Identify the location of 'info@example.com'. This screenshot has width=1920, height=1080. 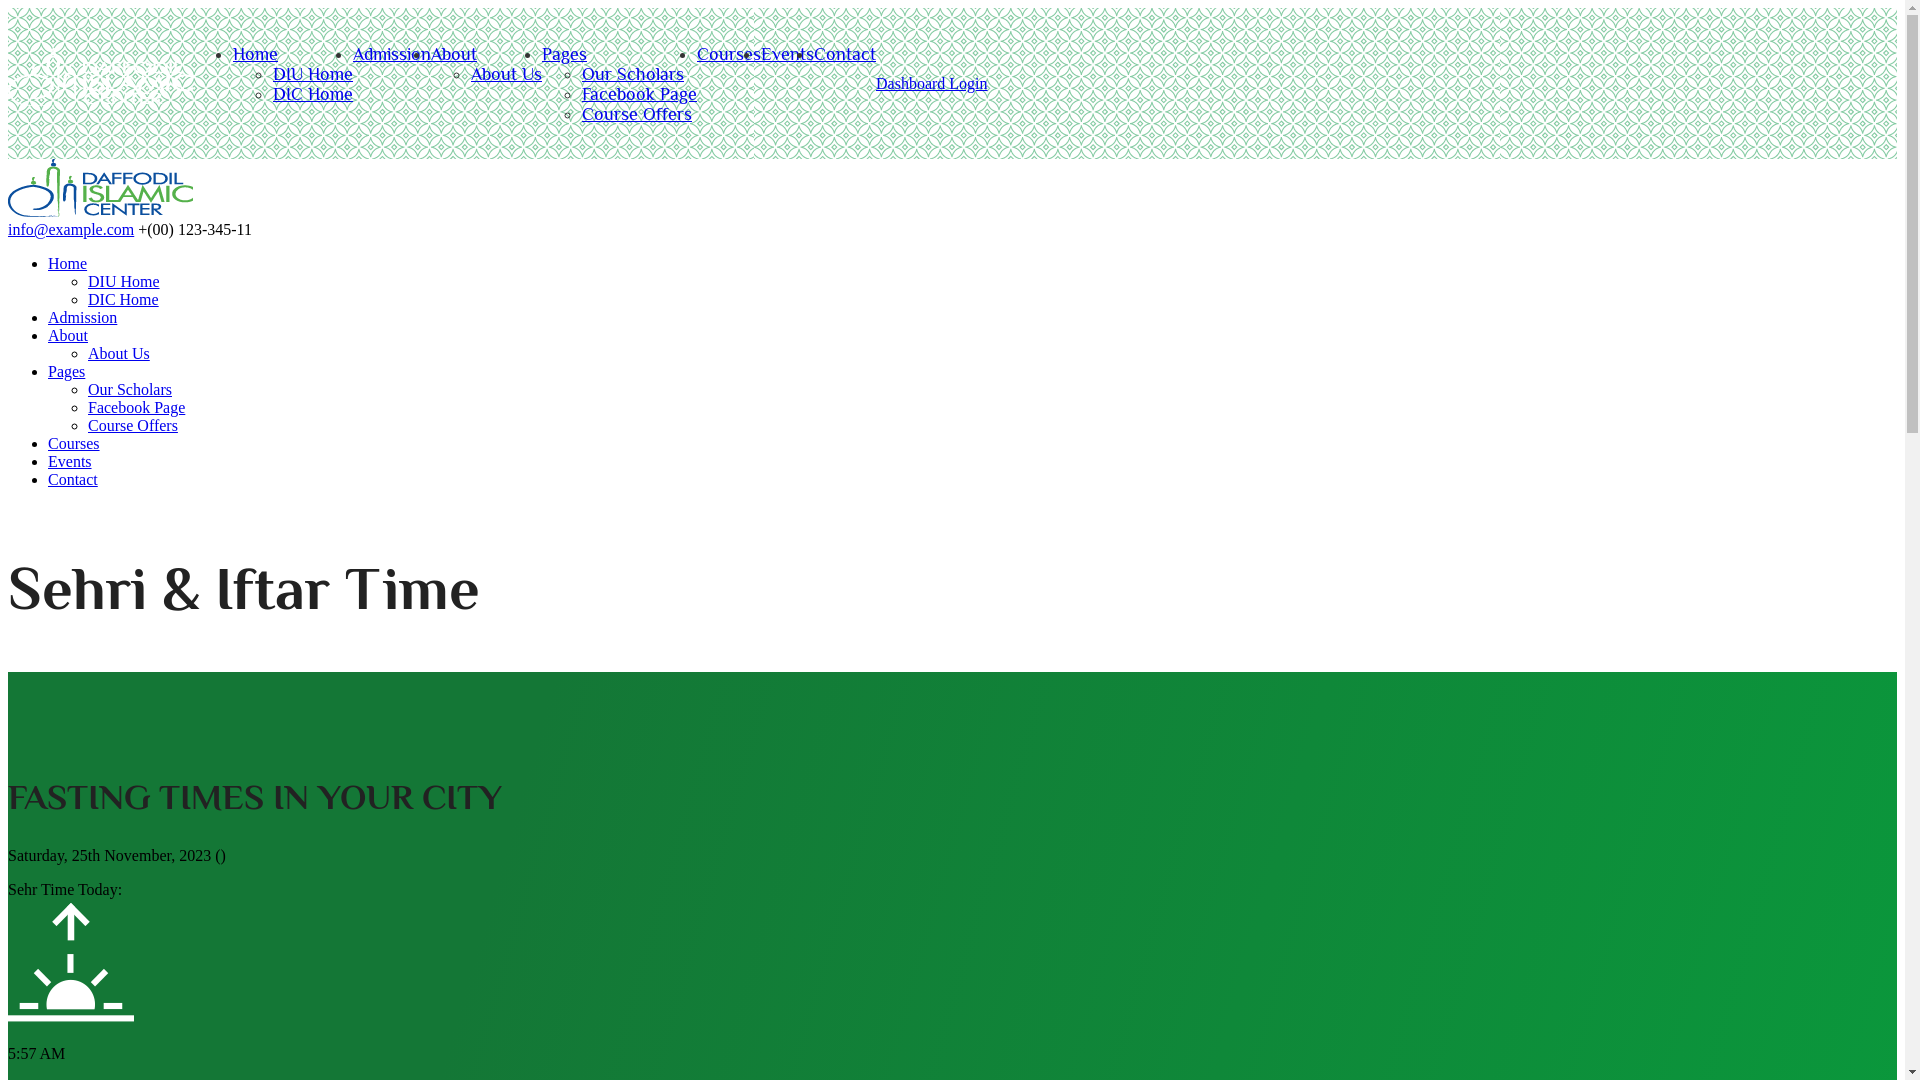
(71, 228).